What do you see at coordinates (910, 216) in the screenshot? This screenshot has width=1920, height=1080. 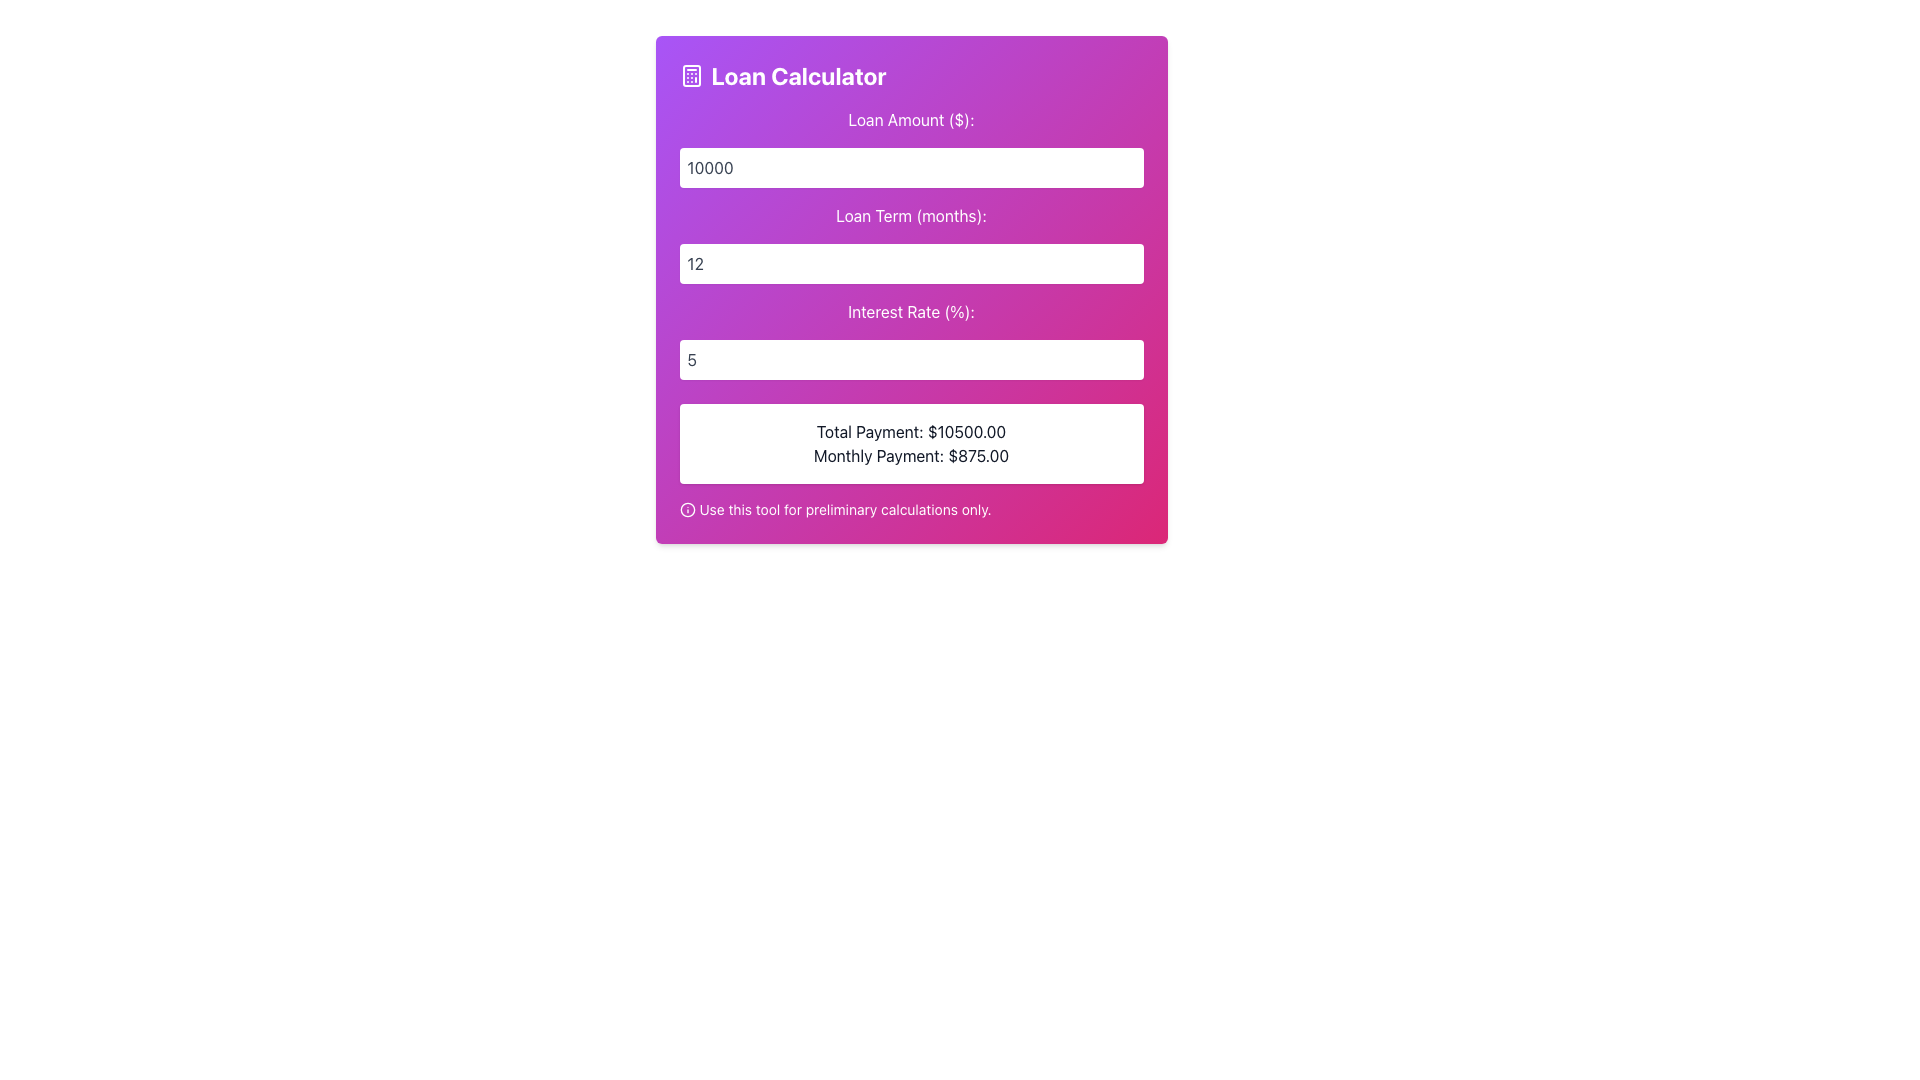 I see `the text label reading 'Loan Term (months):' which is styled with white text on a gradient purple background, located in the 'Loan Calculator' form, beneath 'Loan Amount ($):' and above 'Interest Rate (%):'` at bounding box center [910, 216].